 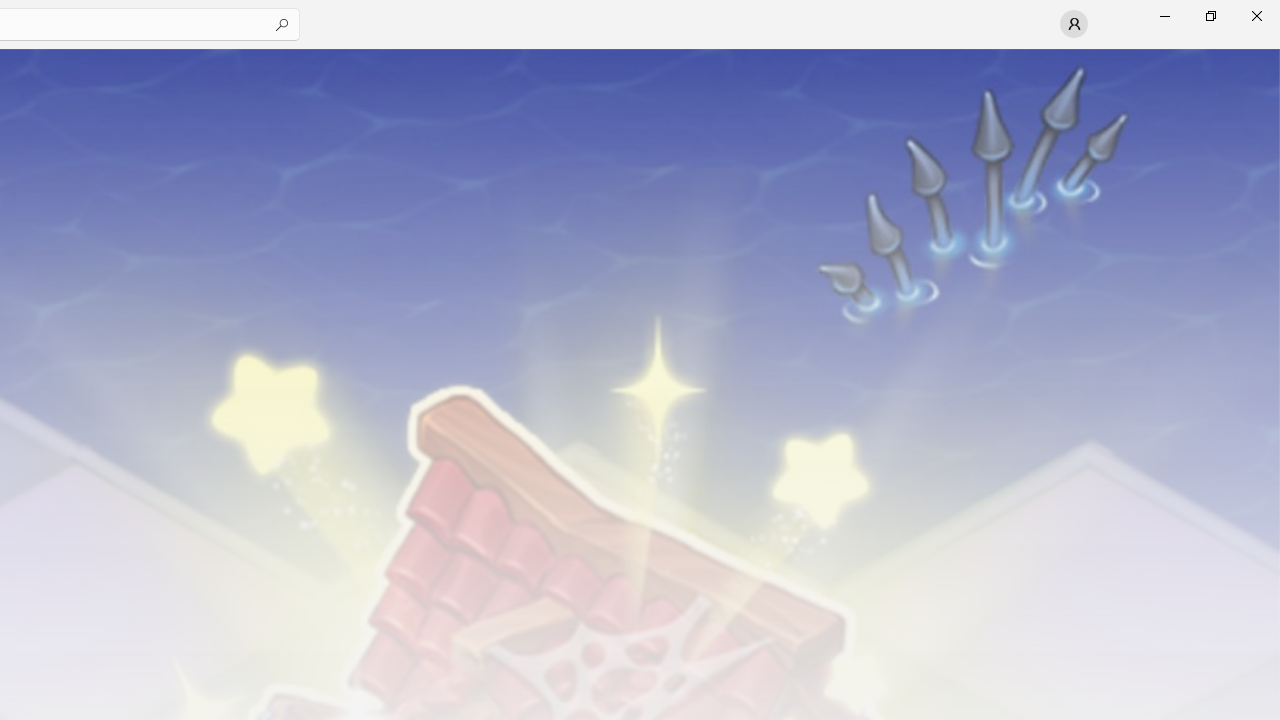 I want to click on 'Close Microsoft Store', so click(x=1255, y=15).